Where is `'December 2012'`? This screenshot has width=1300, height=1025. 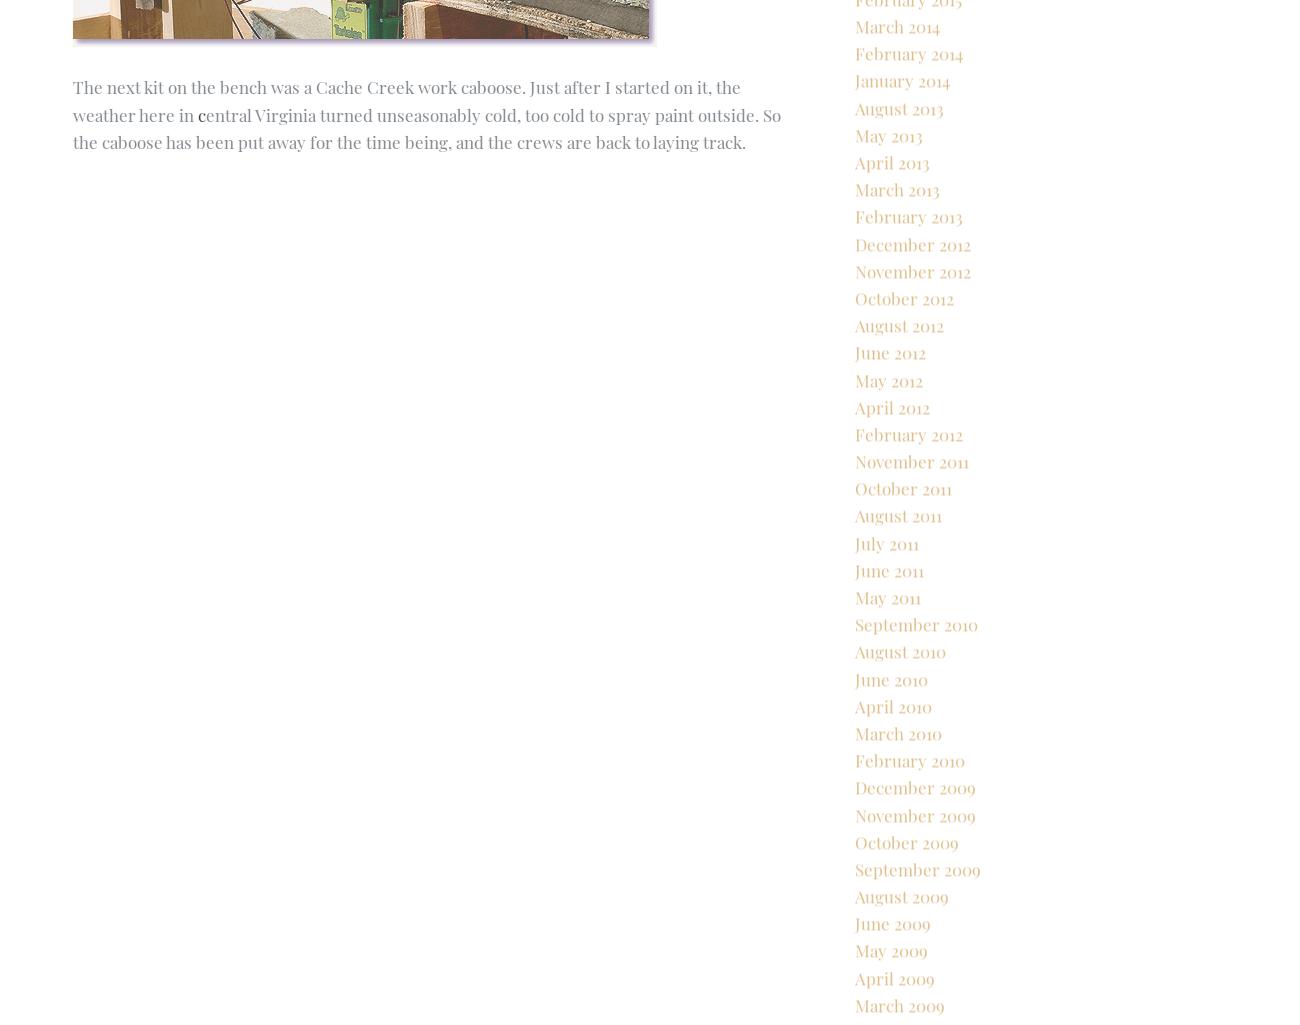 'December 2012' is located at coordinates (855, 312).